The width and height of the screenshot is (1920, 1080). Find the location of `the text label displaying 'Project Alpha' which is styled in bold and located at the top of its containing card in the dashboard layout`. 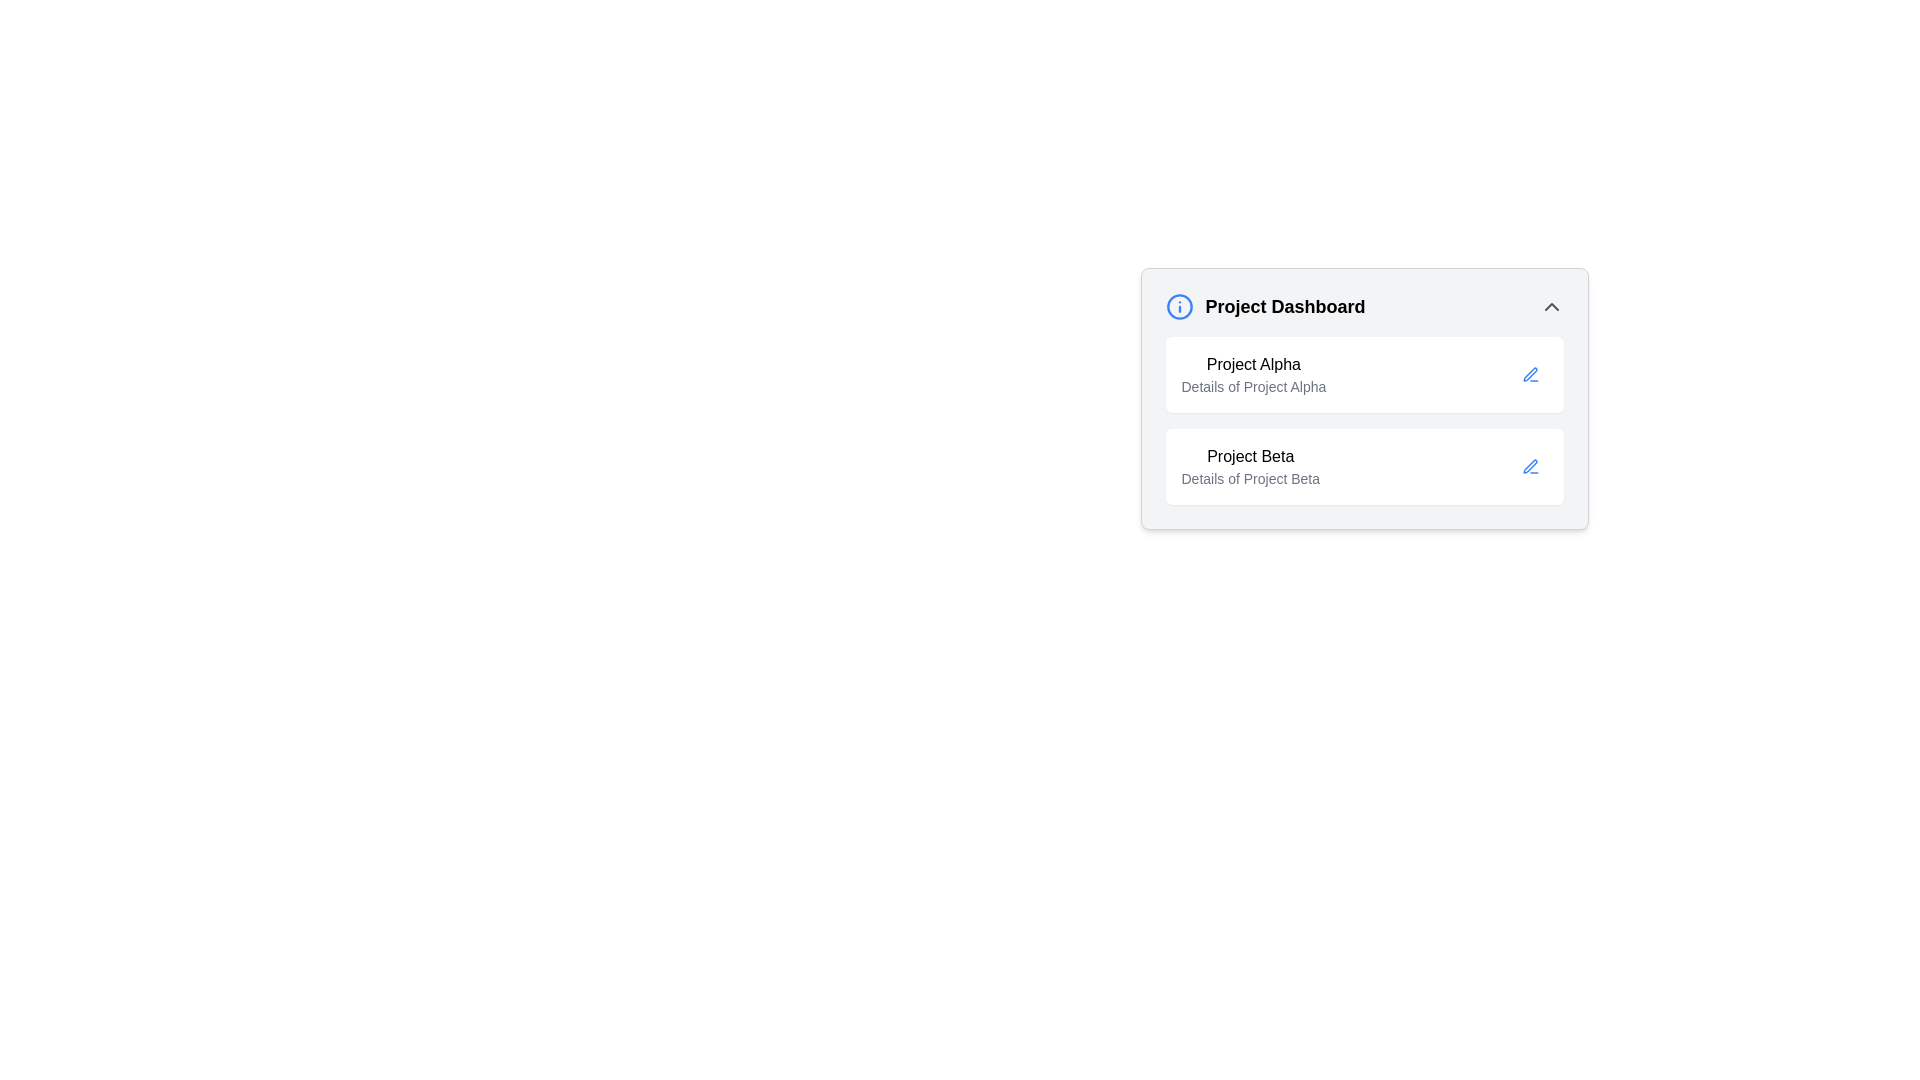

the text label displaying 'Project Alpha' which is styled in bold and located at the top of its containing card in the dashboard layout is located at coordinates (1252, 365).